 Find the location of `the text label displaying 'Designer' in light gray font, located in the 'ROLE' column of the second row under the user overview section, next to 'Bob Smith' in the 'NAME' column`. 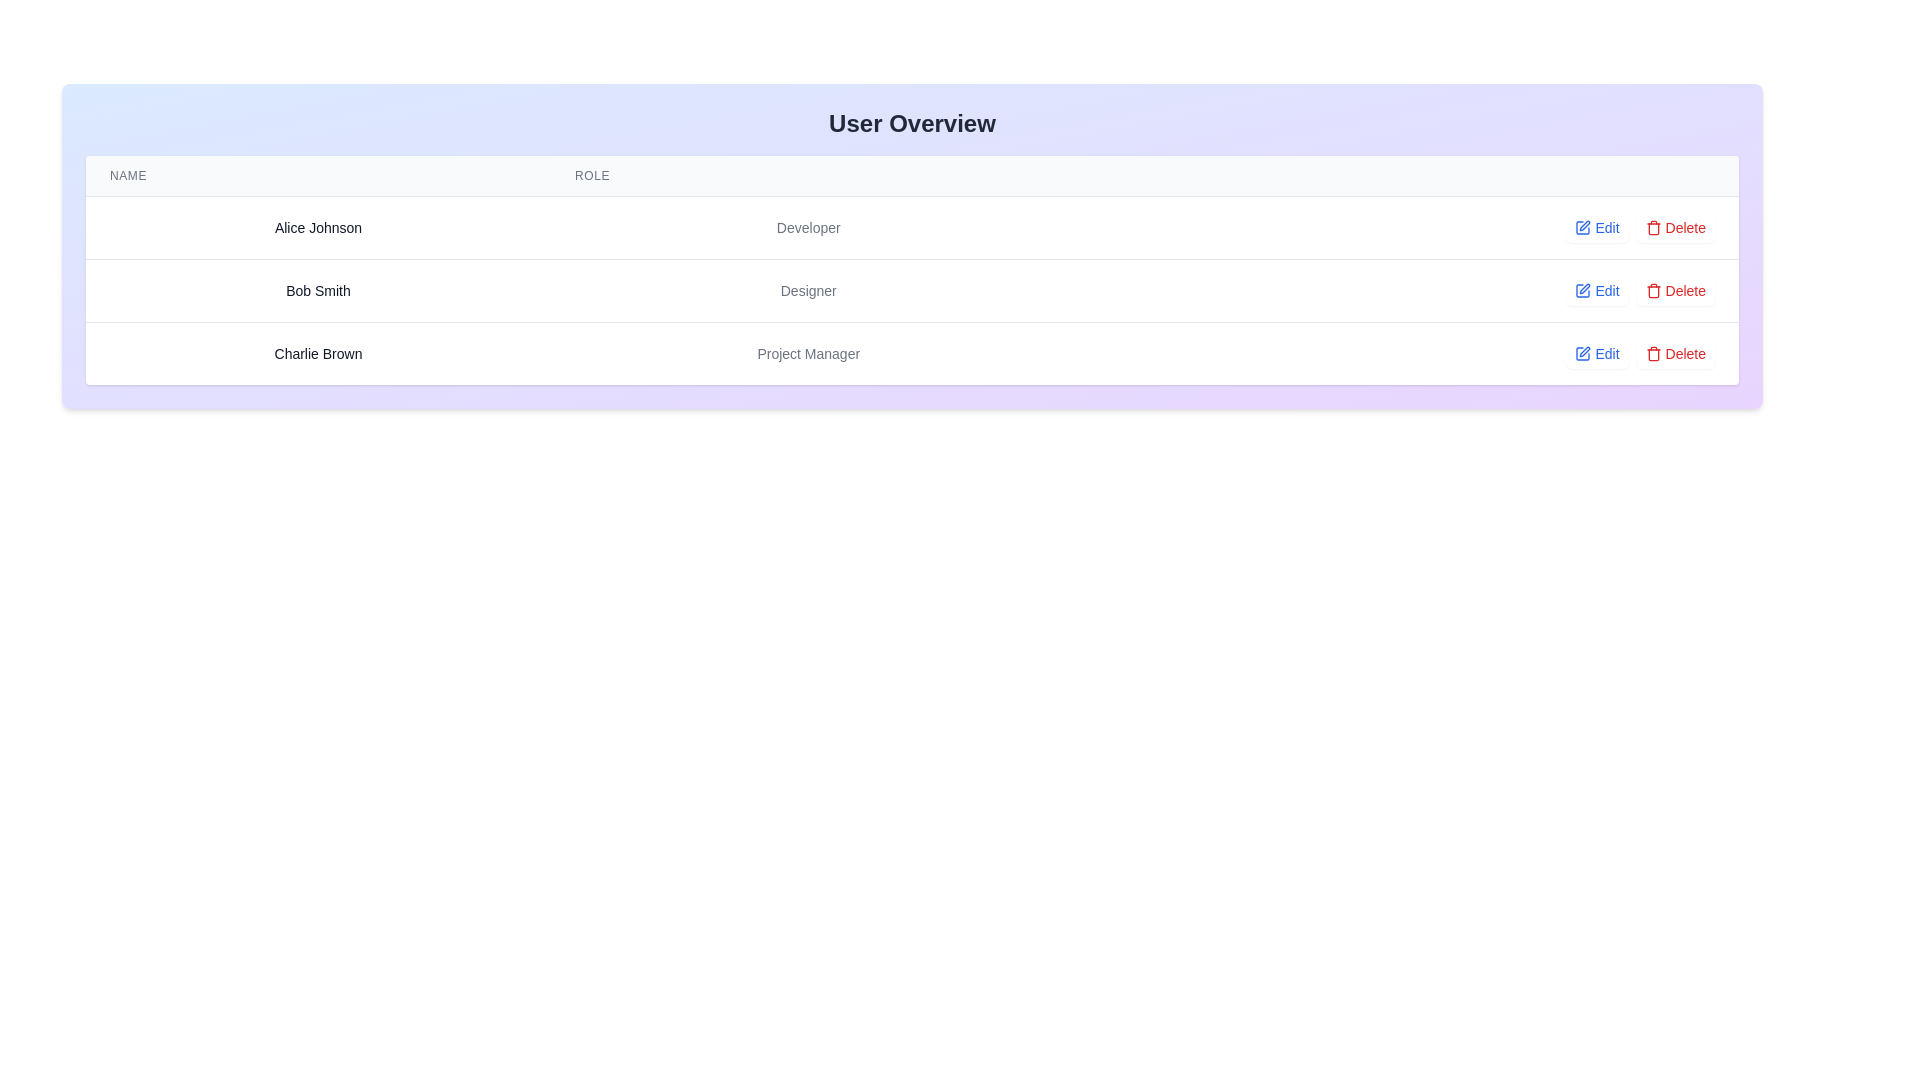

the text label displaying 'Designer' in light gray font, located in the 'ROLE' column of the second row under the user overview section, next to 'Bob Smith' in the 'NAME' column is located at coordinates (808, 290).